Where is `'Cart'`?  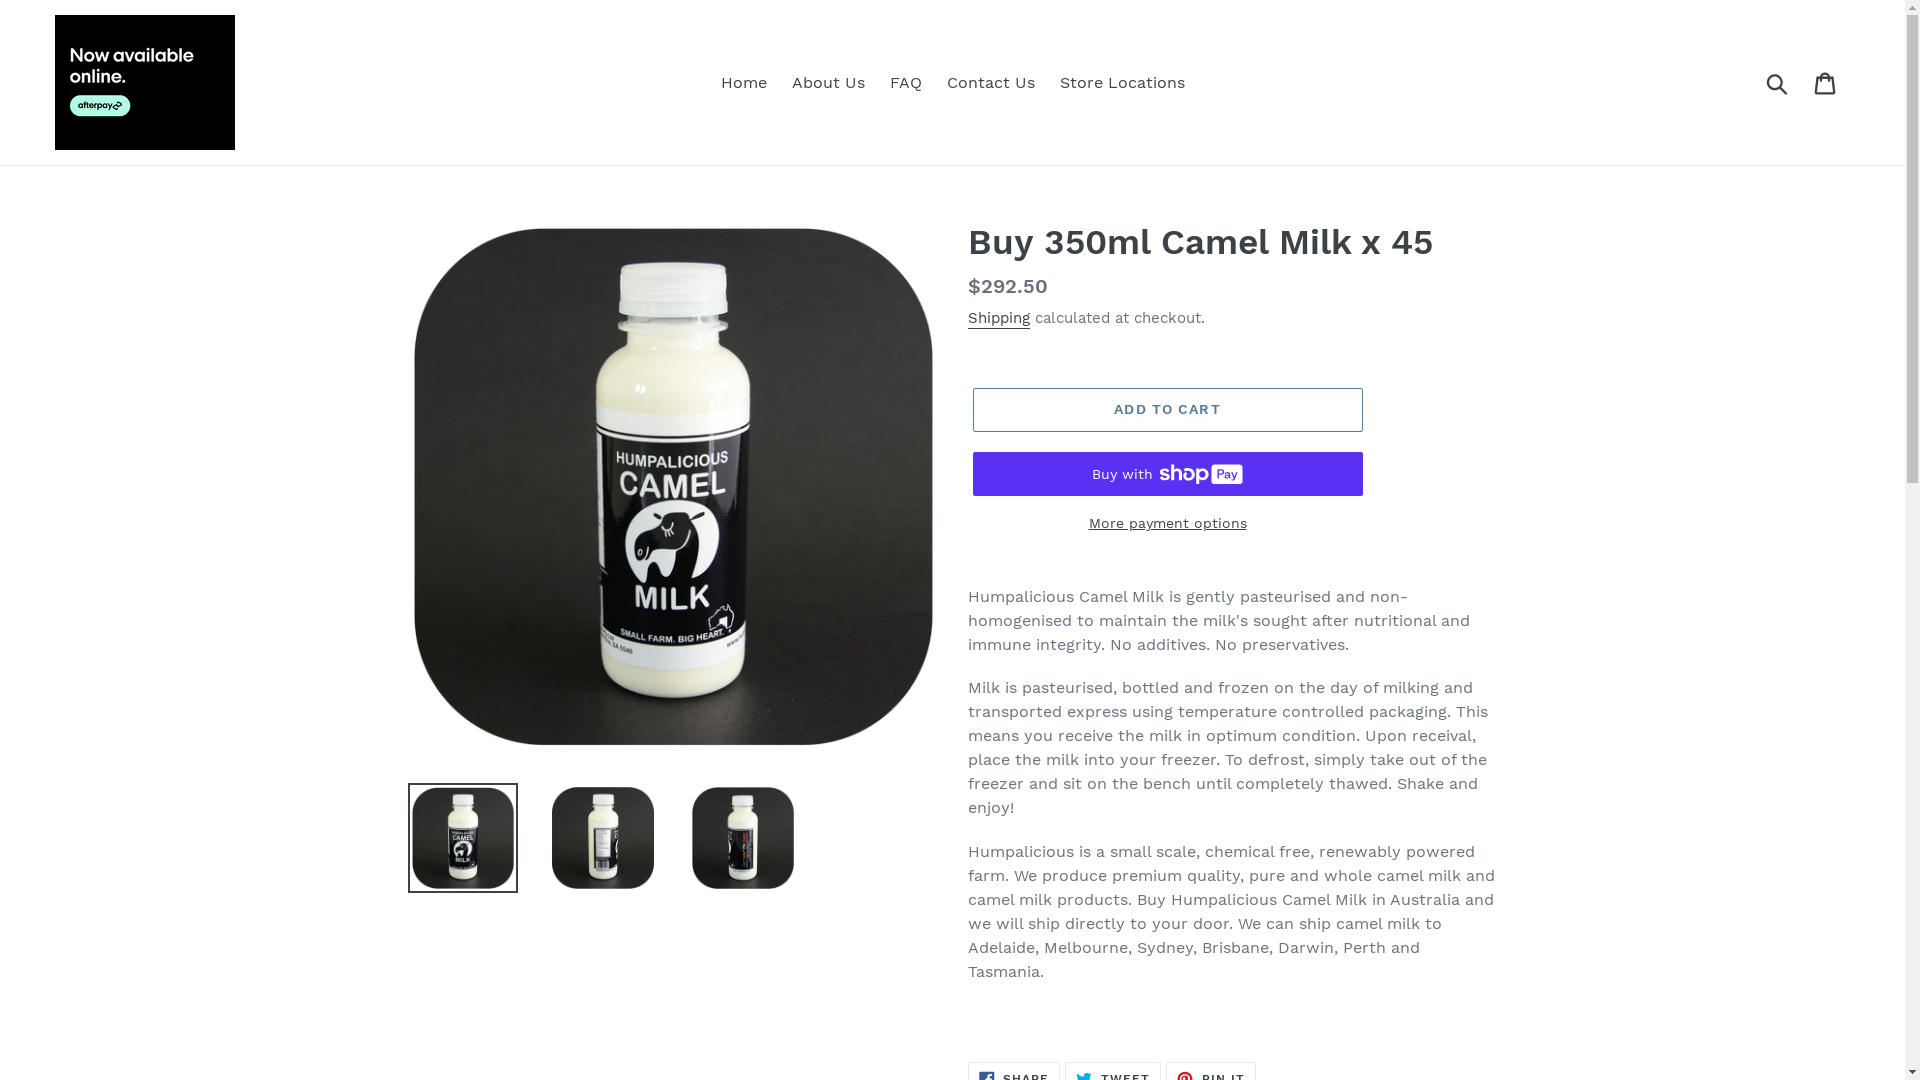
'Cart' is located at coordinates (1826, 81).